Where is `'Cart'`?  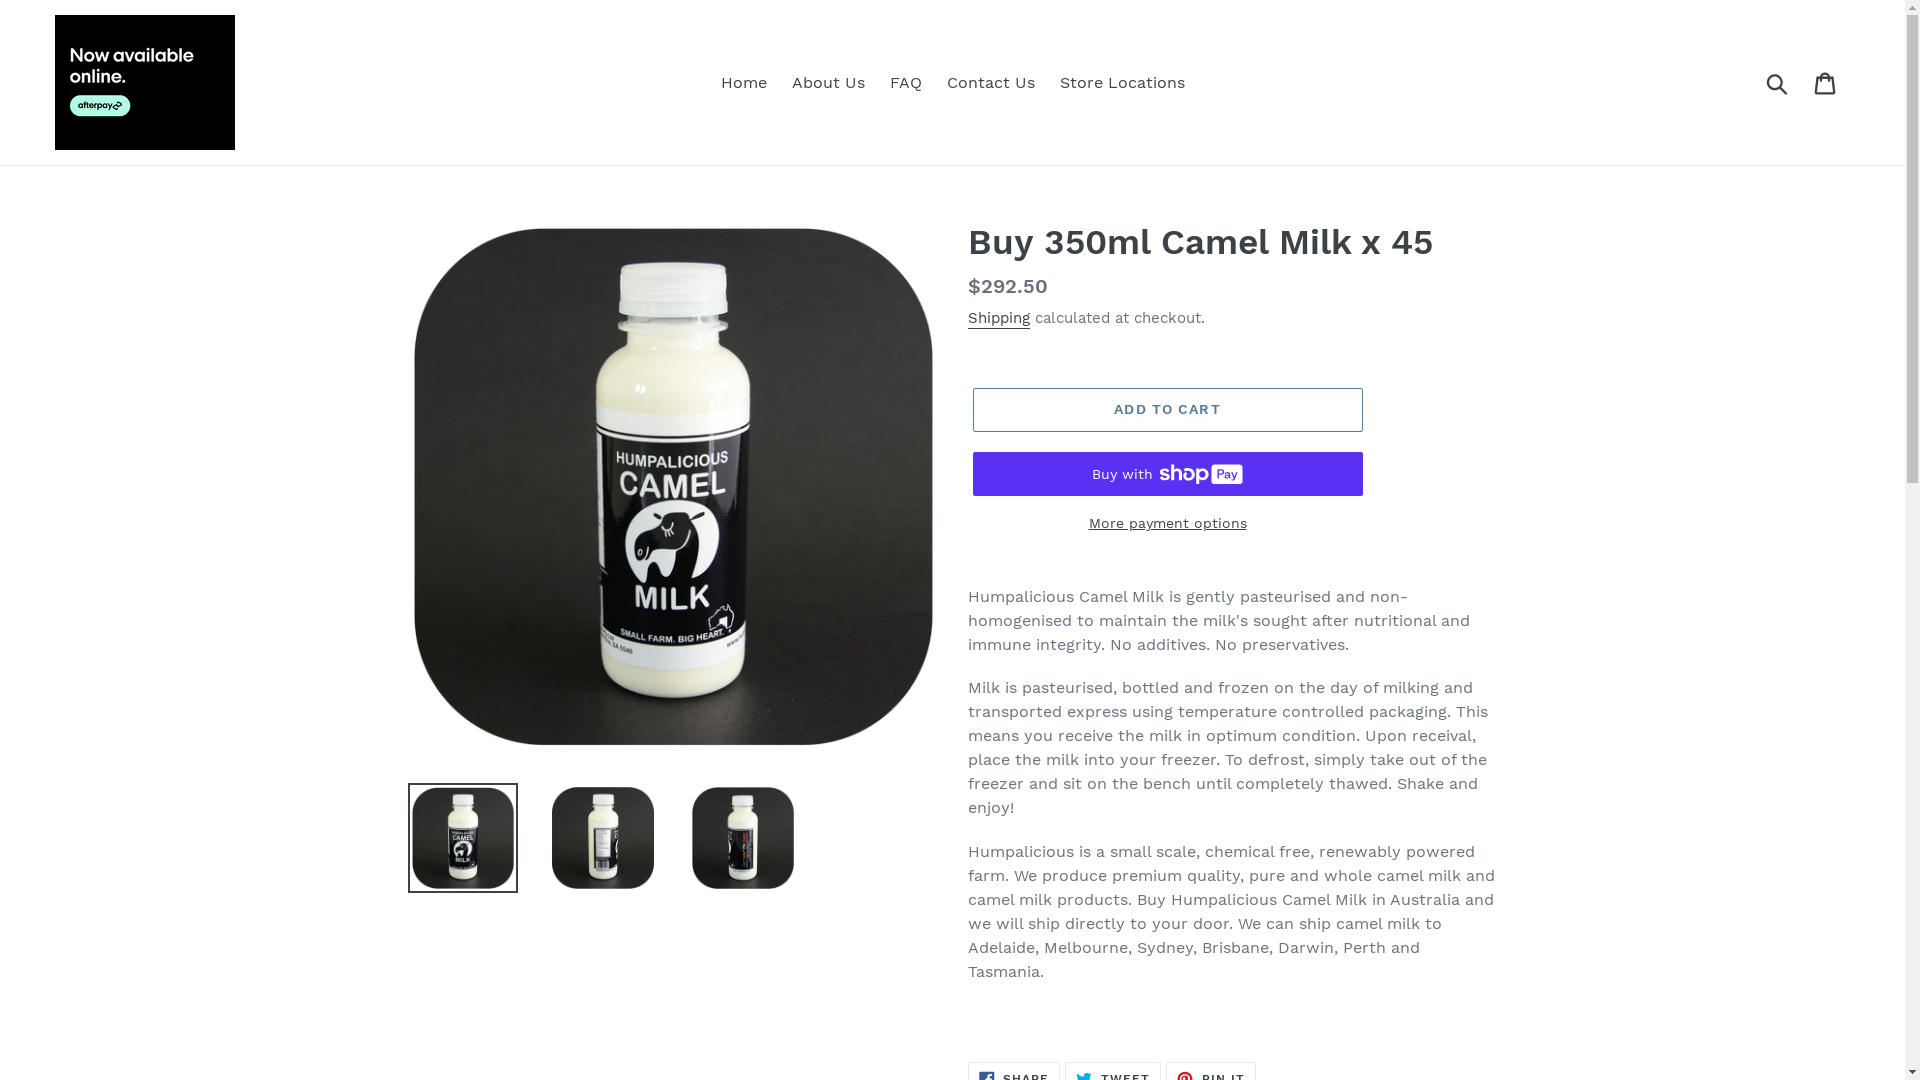
'Cart' is located at coordinates (1826, 81).